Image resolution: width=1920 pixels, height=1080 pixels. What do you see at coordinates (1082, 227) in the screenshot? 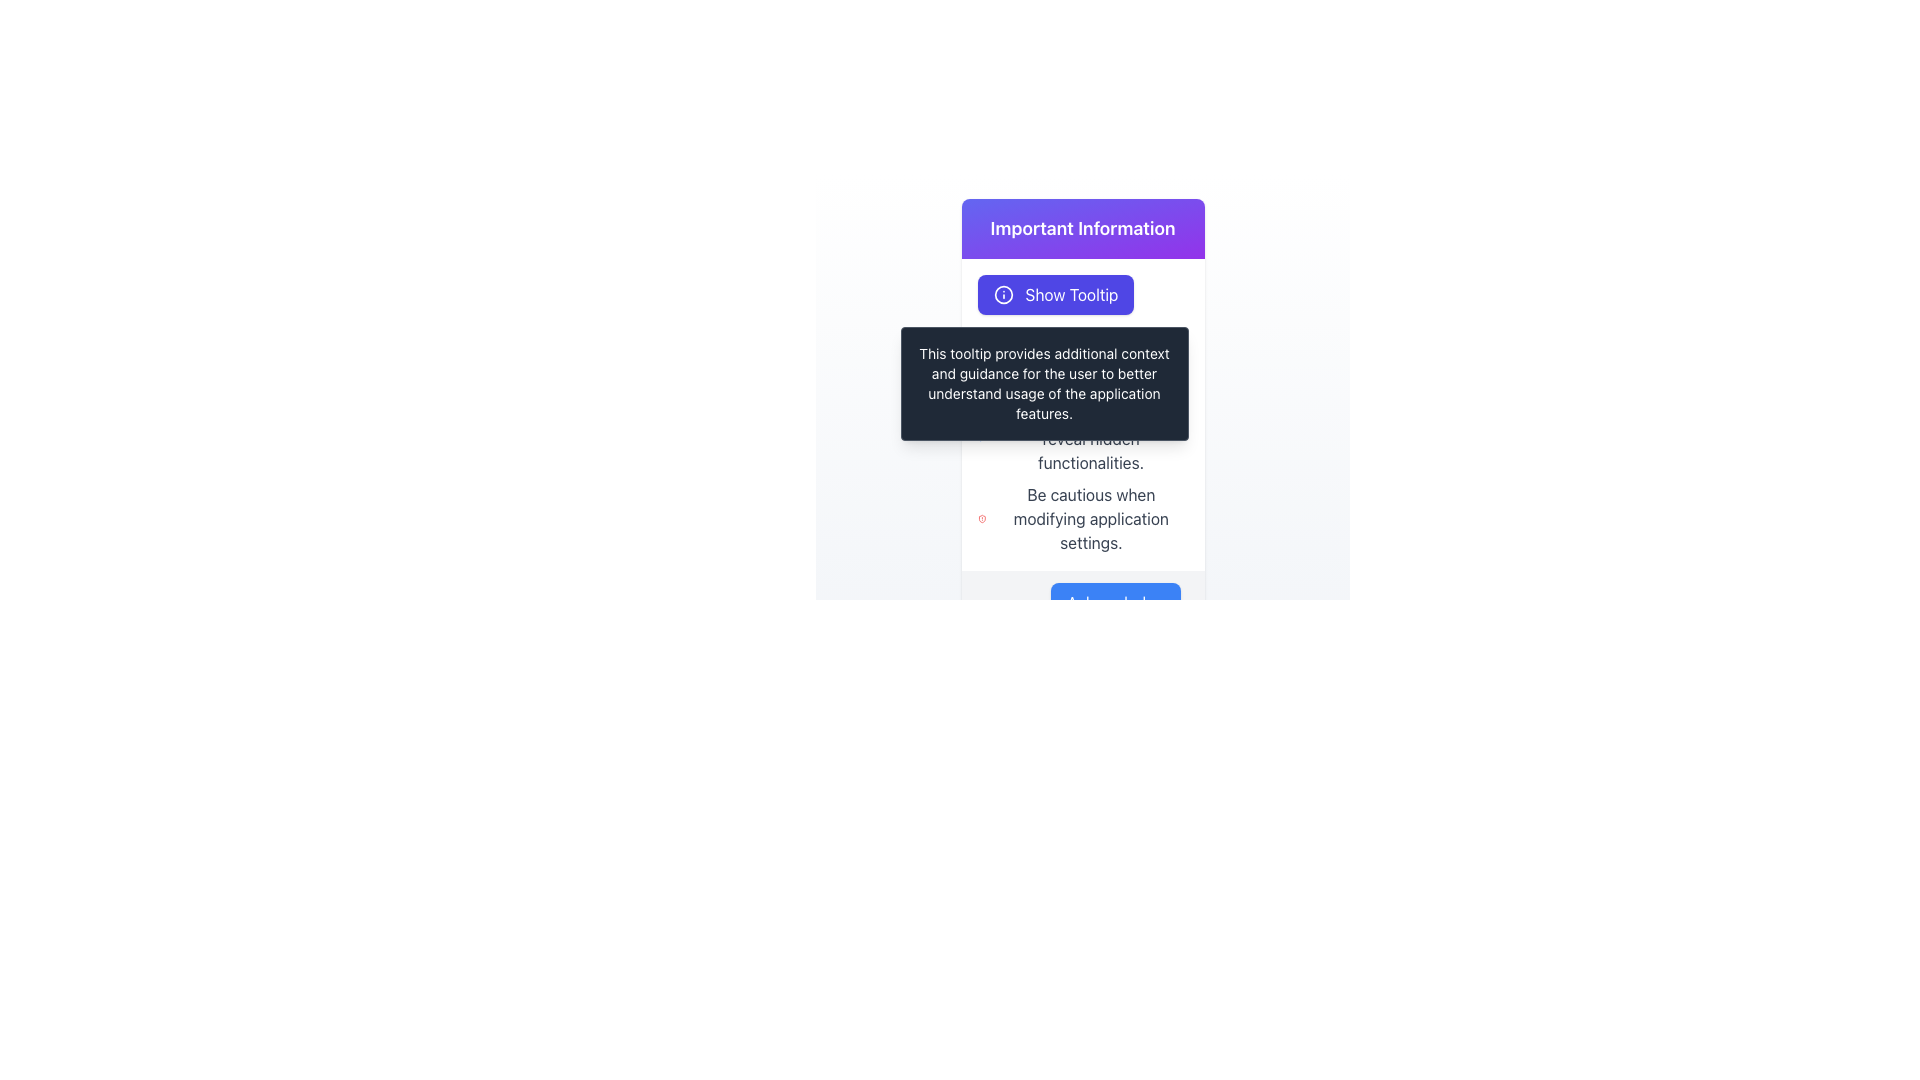
I see `the text label displaying 'Important Information', which is bold, white, and centrally positioned in a header section with an indigo to purple gradient background` at bounding box center [1082, 227].